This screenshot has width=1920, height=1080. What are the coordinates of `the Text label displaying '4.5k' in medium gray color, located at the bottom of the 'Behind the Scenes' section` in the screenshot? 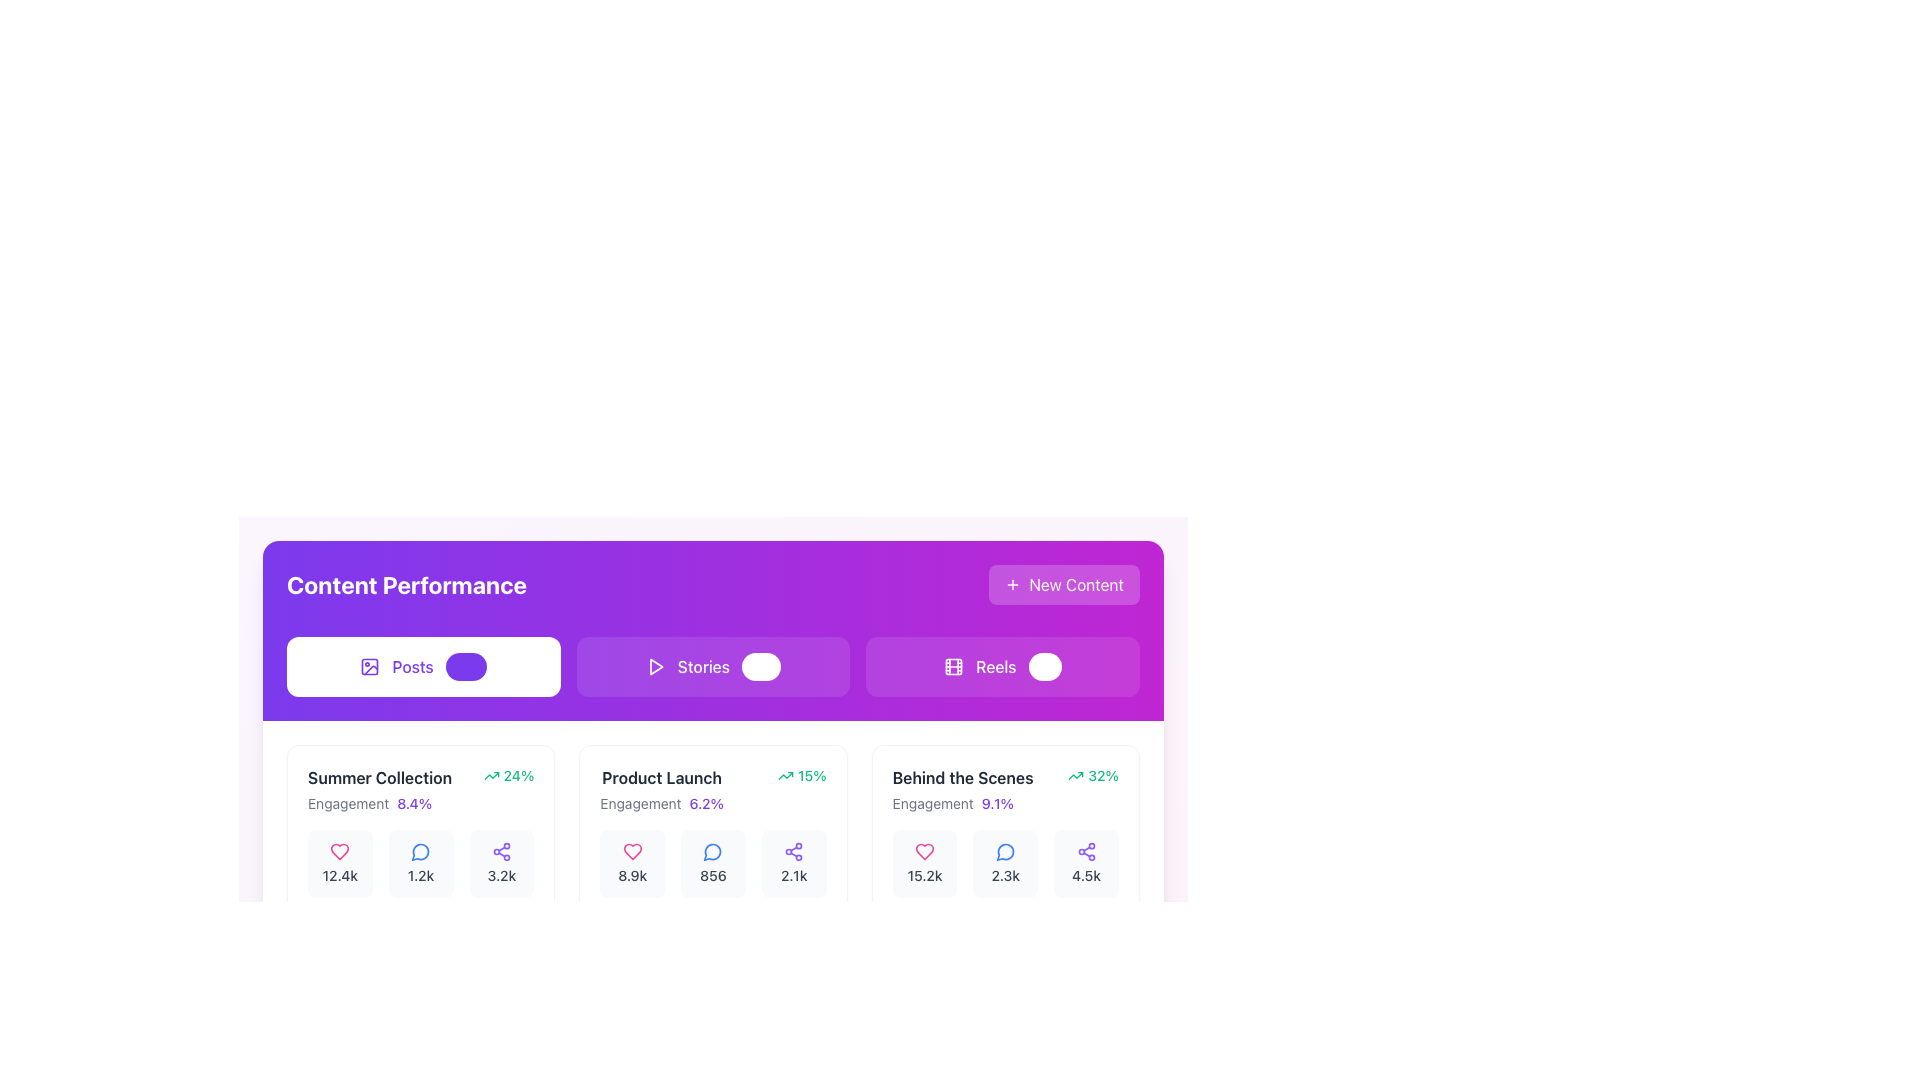 It's located at (1085, 874).